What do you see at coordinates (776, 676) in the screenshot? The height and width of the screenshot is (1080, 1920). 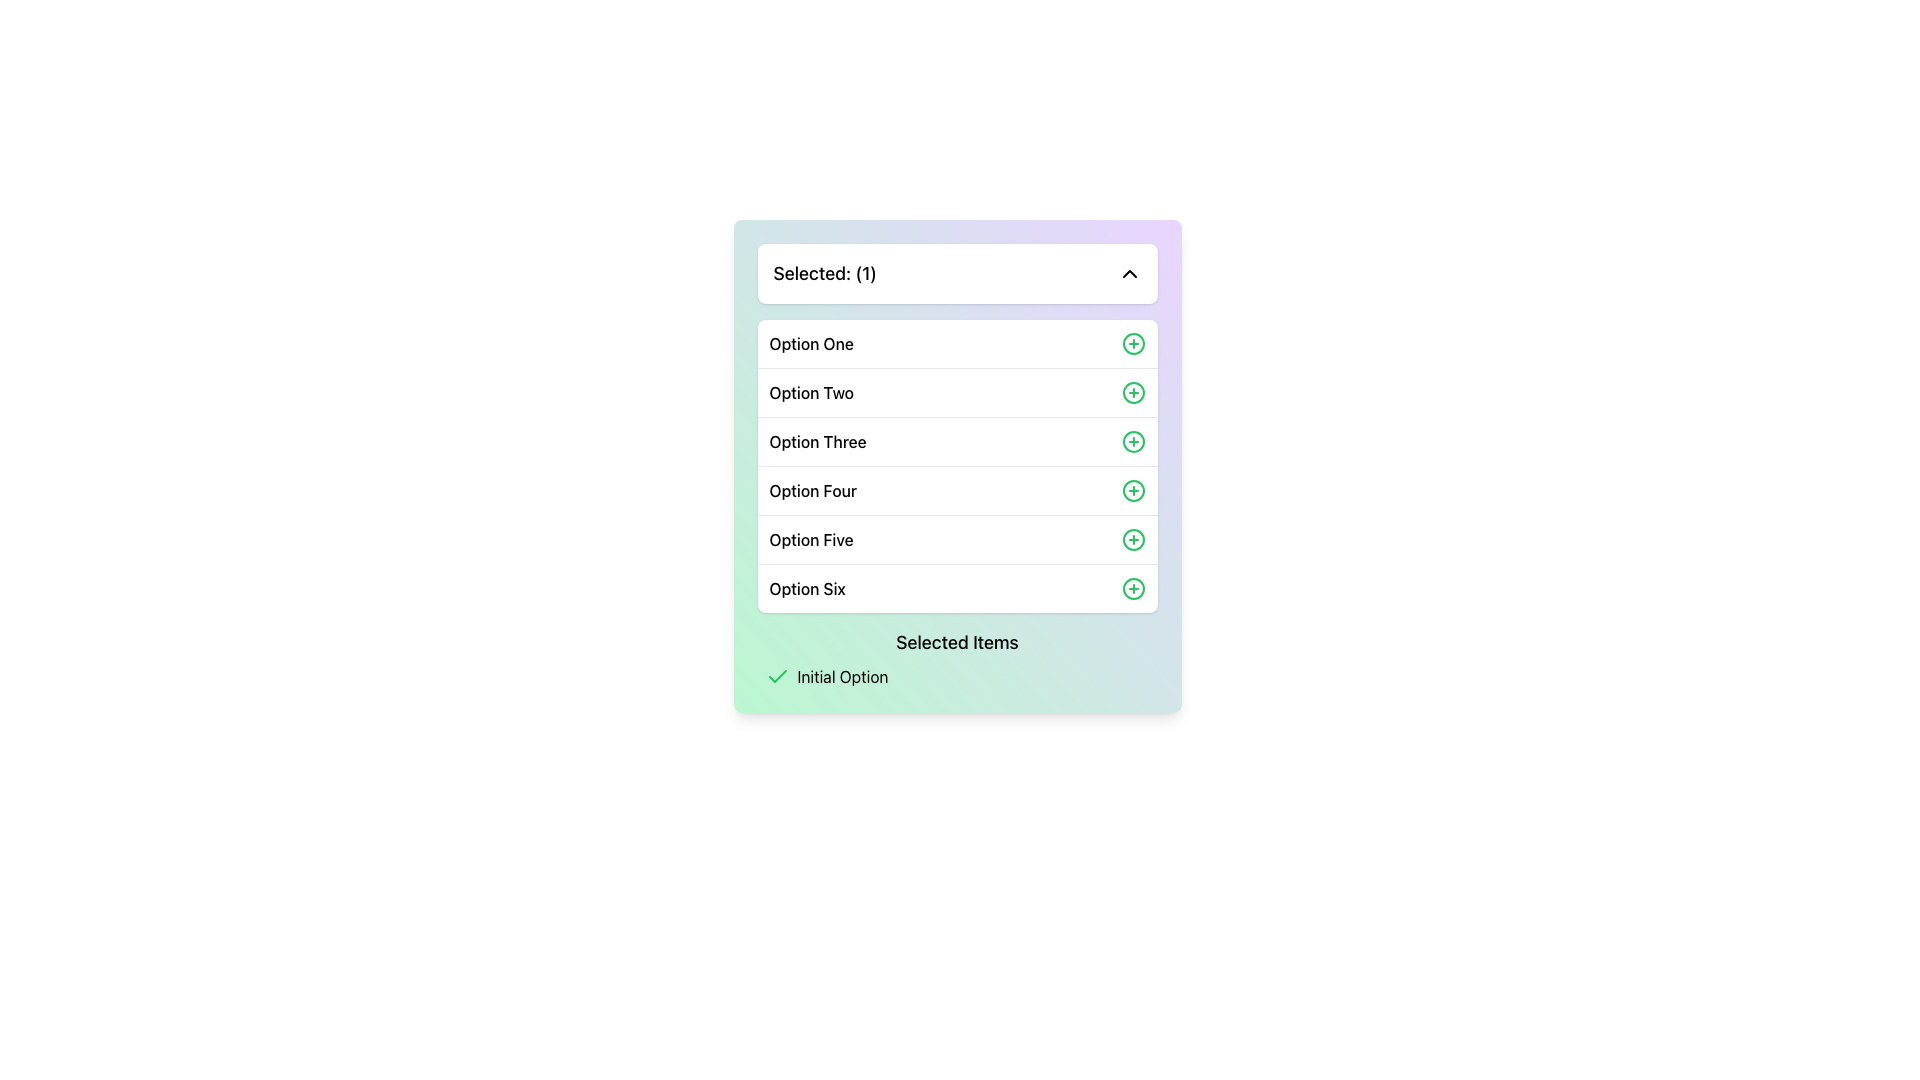 I see `the visual indicator icon to the left of the text 'Initial Option' in the 'Selected Items' section to deselect the option` at bounding box center [776, 676].